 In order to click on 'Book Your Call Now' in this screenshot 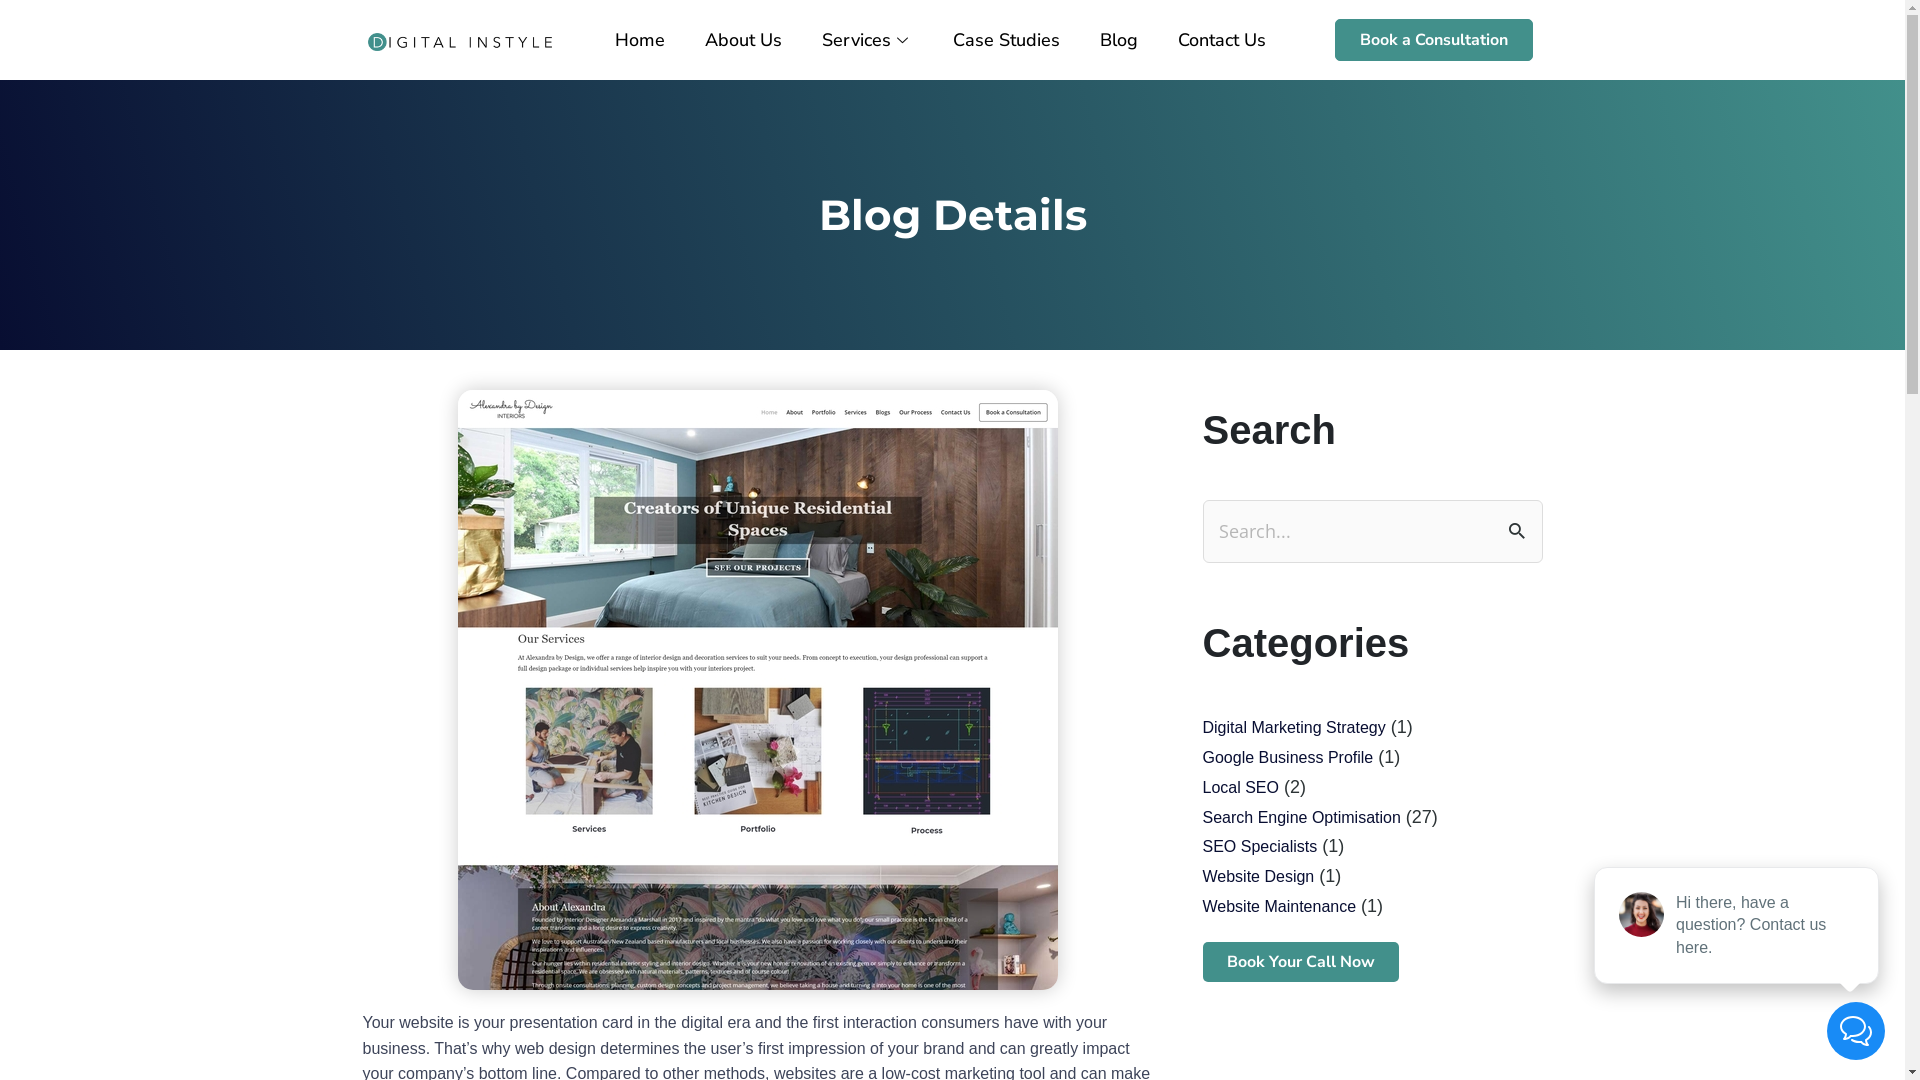, I will do `click(1200, 960)`.